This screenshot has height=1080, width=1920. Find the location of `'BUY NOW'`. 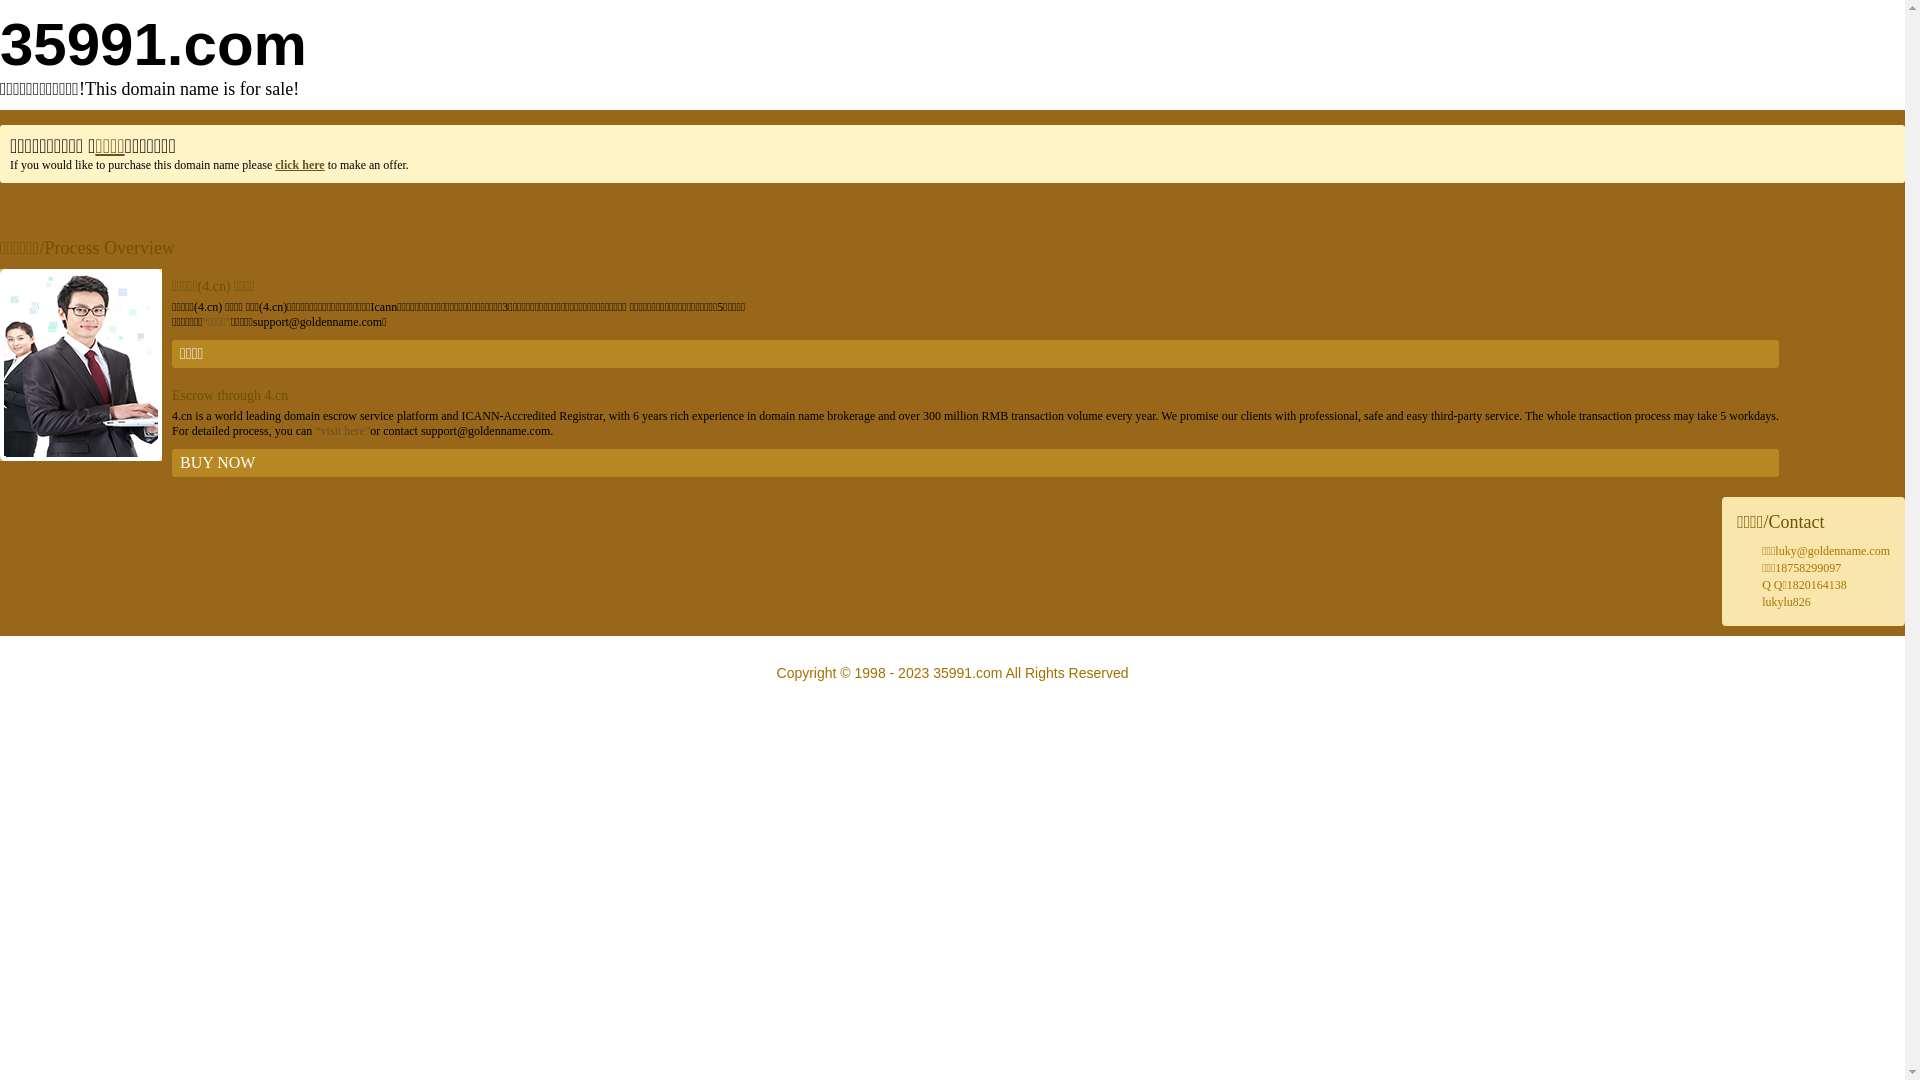

'BUY NOW' is located at coordinates (172, 462).